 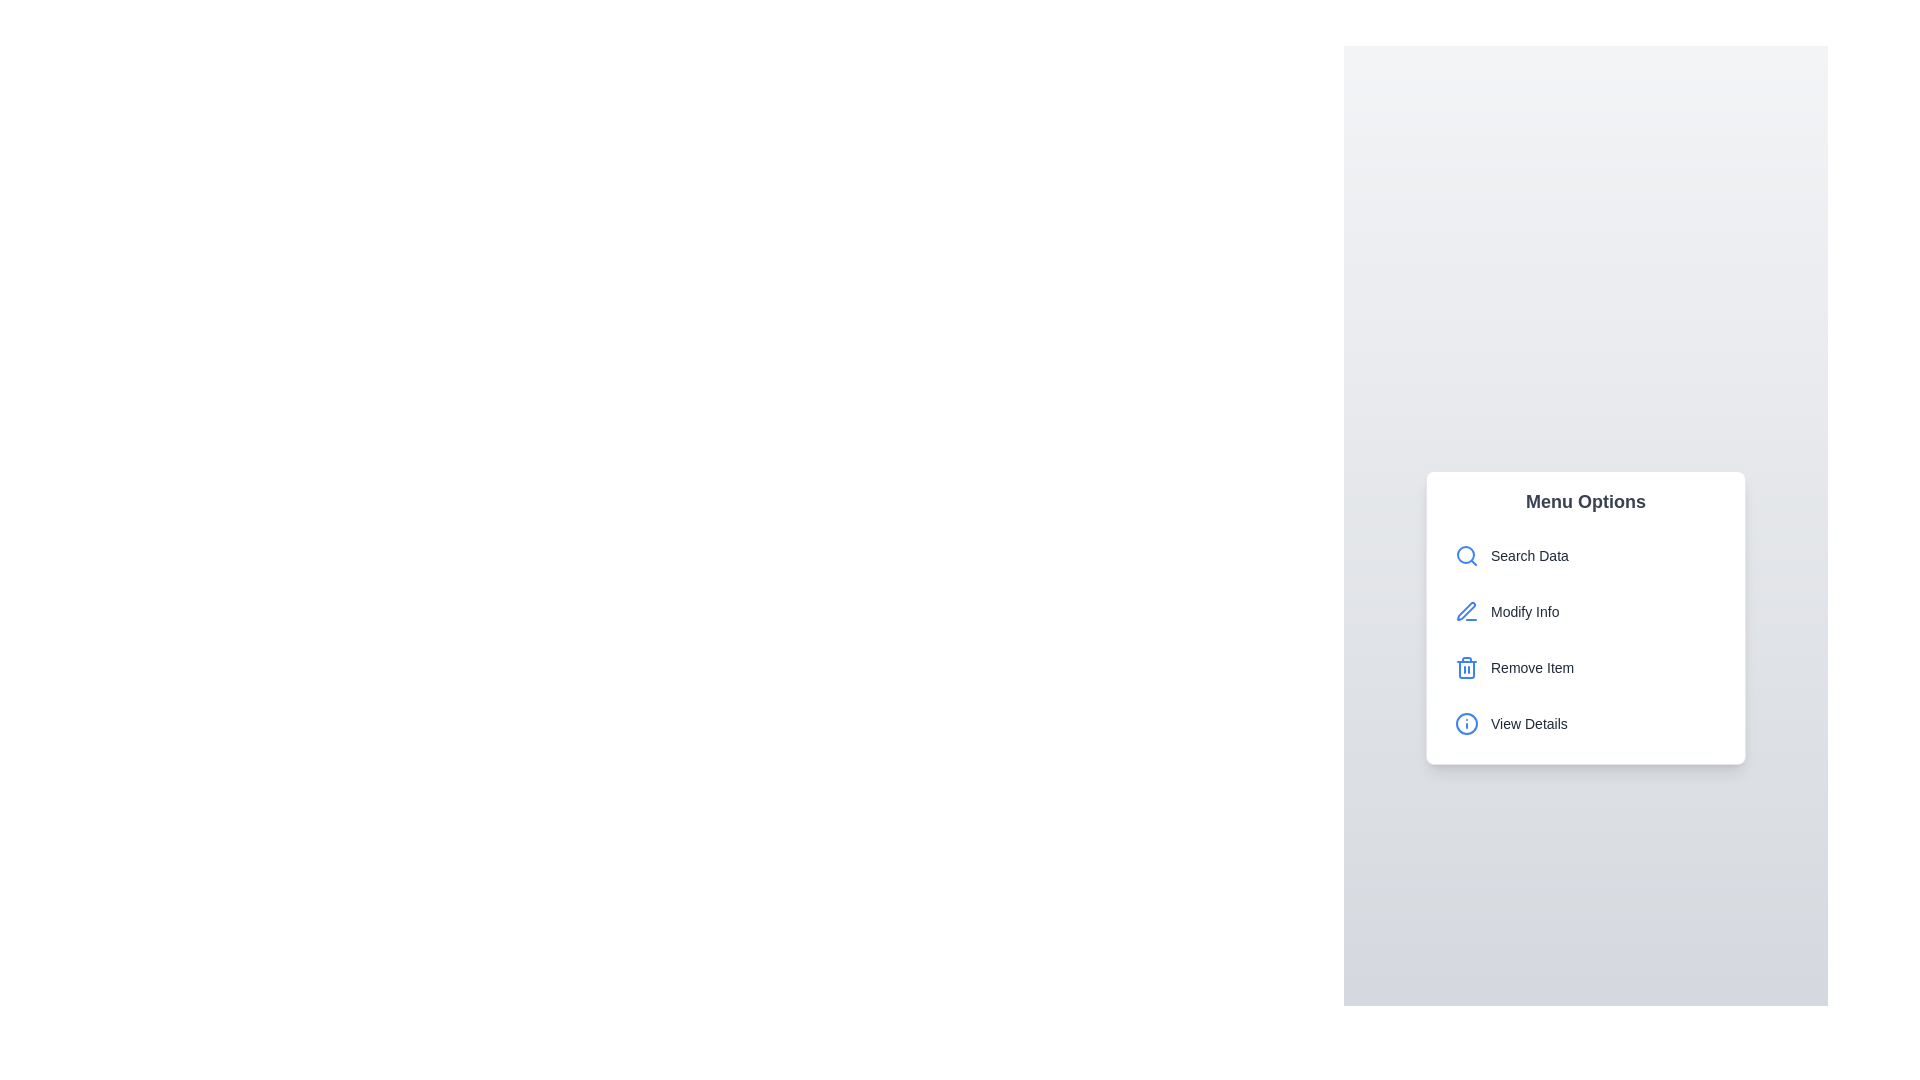 What do you see at coordinates (1467, 724) in the screenshot?
I see `the circular blue icon with a white background resembling an 'info' symbol, located in the fourth entry of the 'Menu Options' vertical menu, adjacent to the text 'View Details'` at bounding box center [1467, 724].